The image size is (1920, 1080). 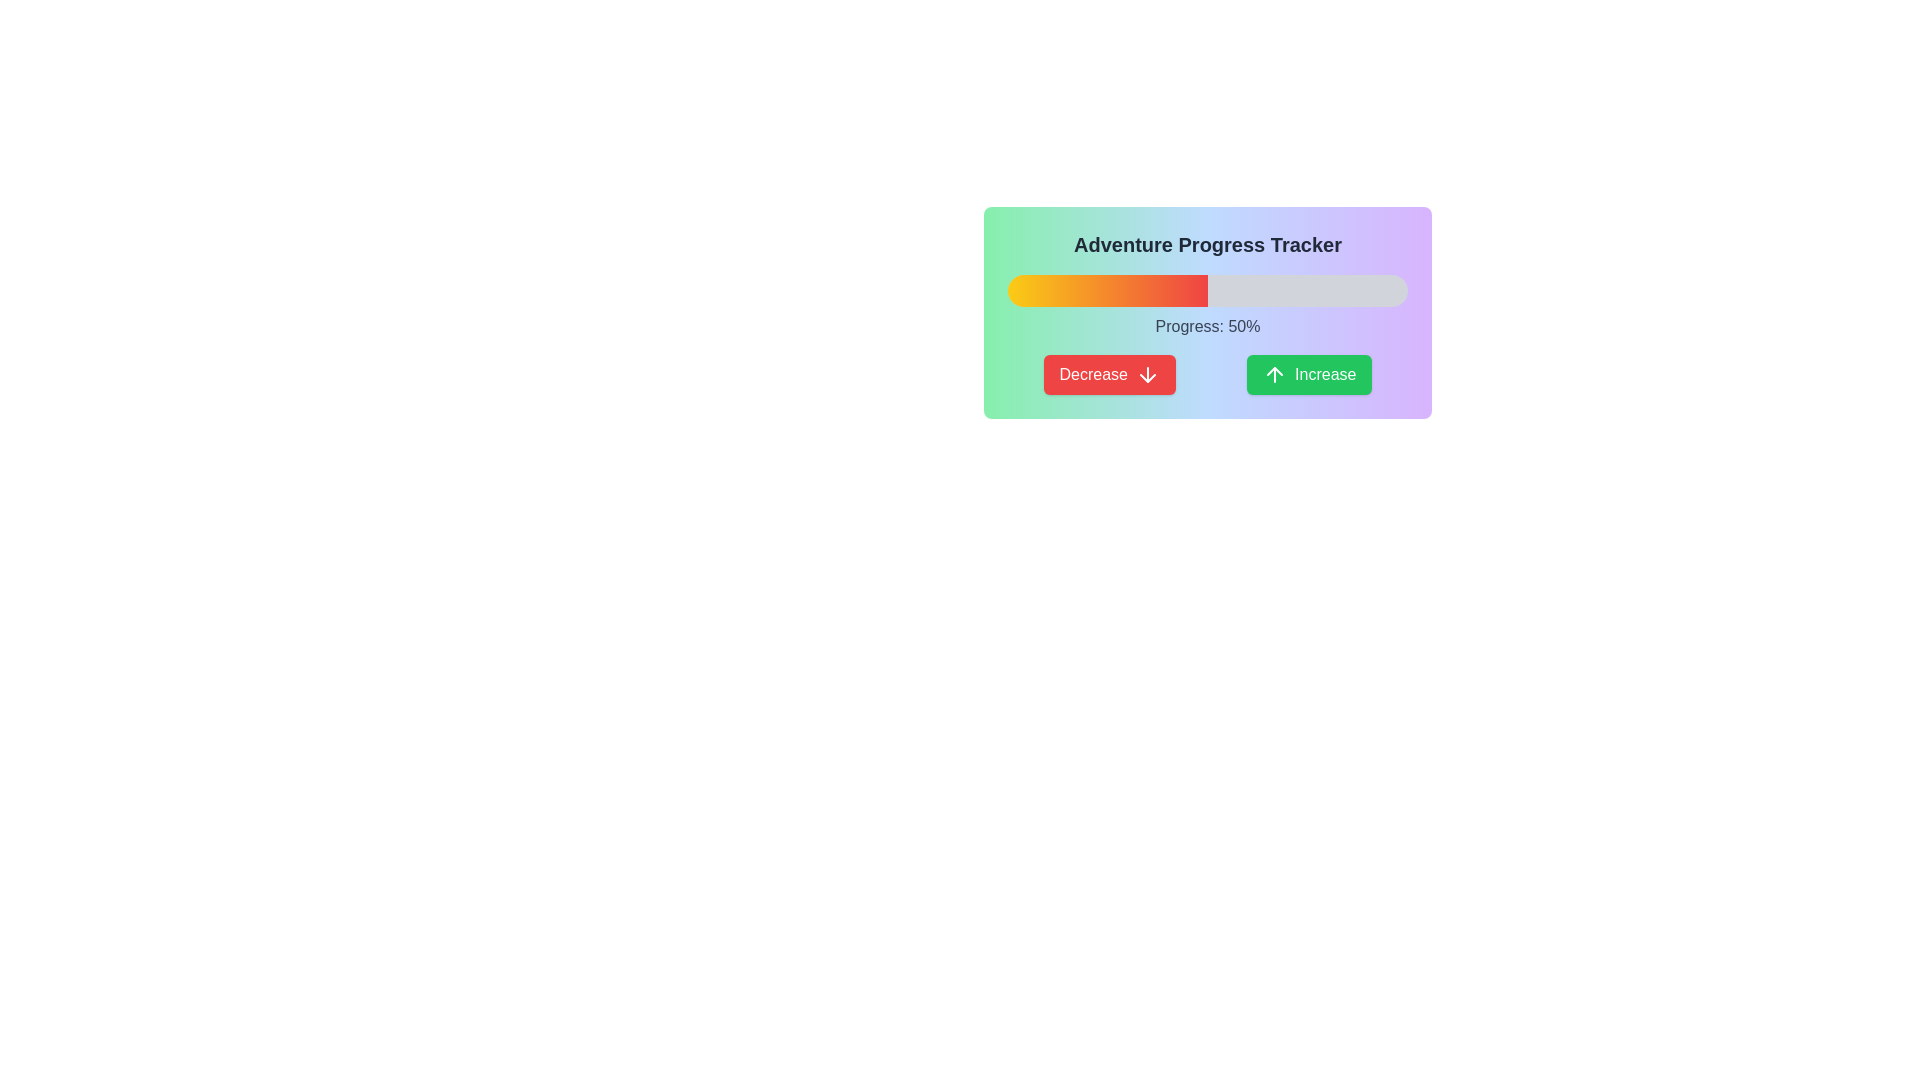 I want to click on the horizontal progress bar with rounded edges, which has a gradient transitioning from yellow to red, located below the title 'Adventure Progress Tracker' and above the 'Progress: 50%' label, so click(x=1207, y=290).